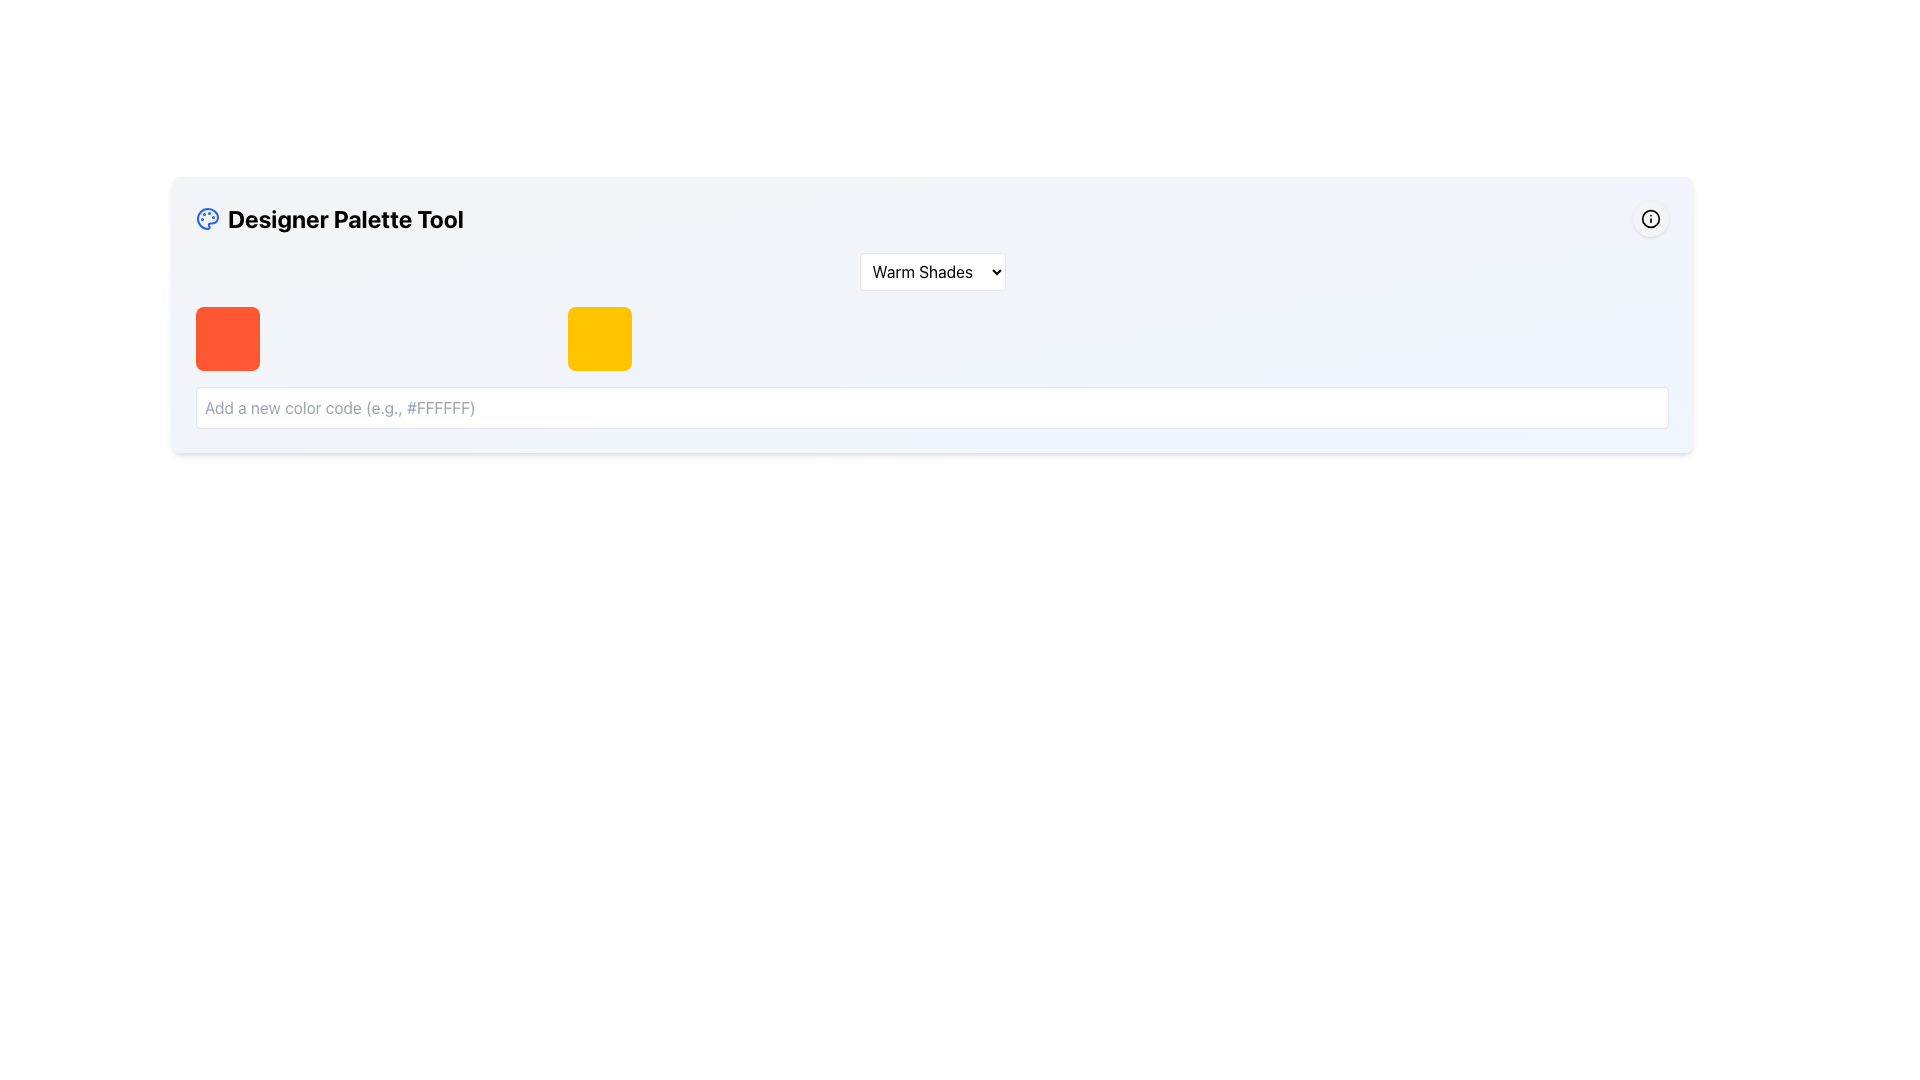 The image size is (1920, 1080). I want to click on the Text Label that serves as the title or branding for the designer's palette functionalities, located towards the left side of the header section, so click(329, 219).